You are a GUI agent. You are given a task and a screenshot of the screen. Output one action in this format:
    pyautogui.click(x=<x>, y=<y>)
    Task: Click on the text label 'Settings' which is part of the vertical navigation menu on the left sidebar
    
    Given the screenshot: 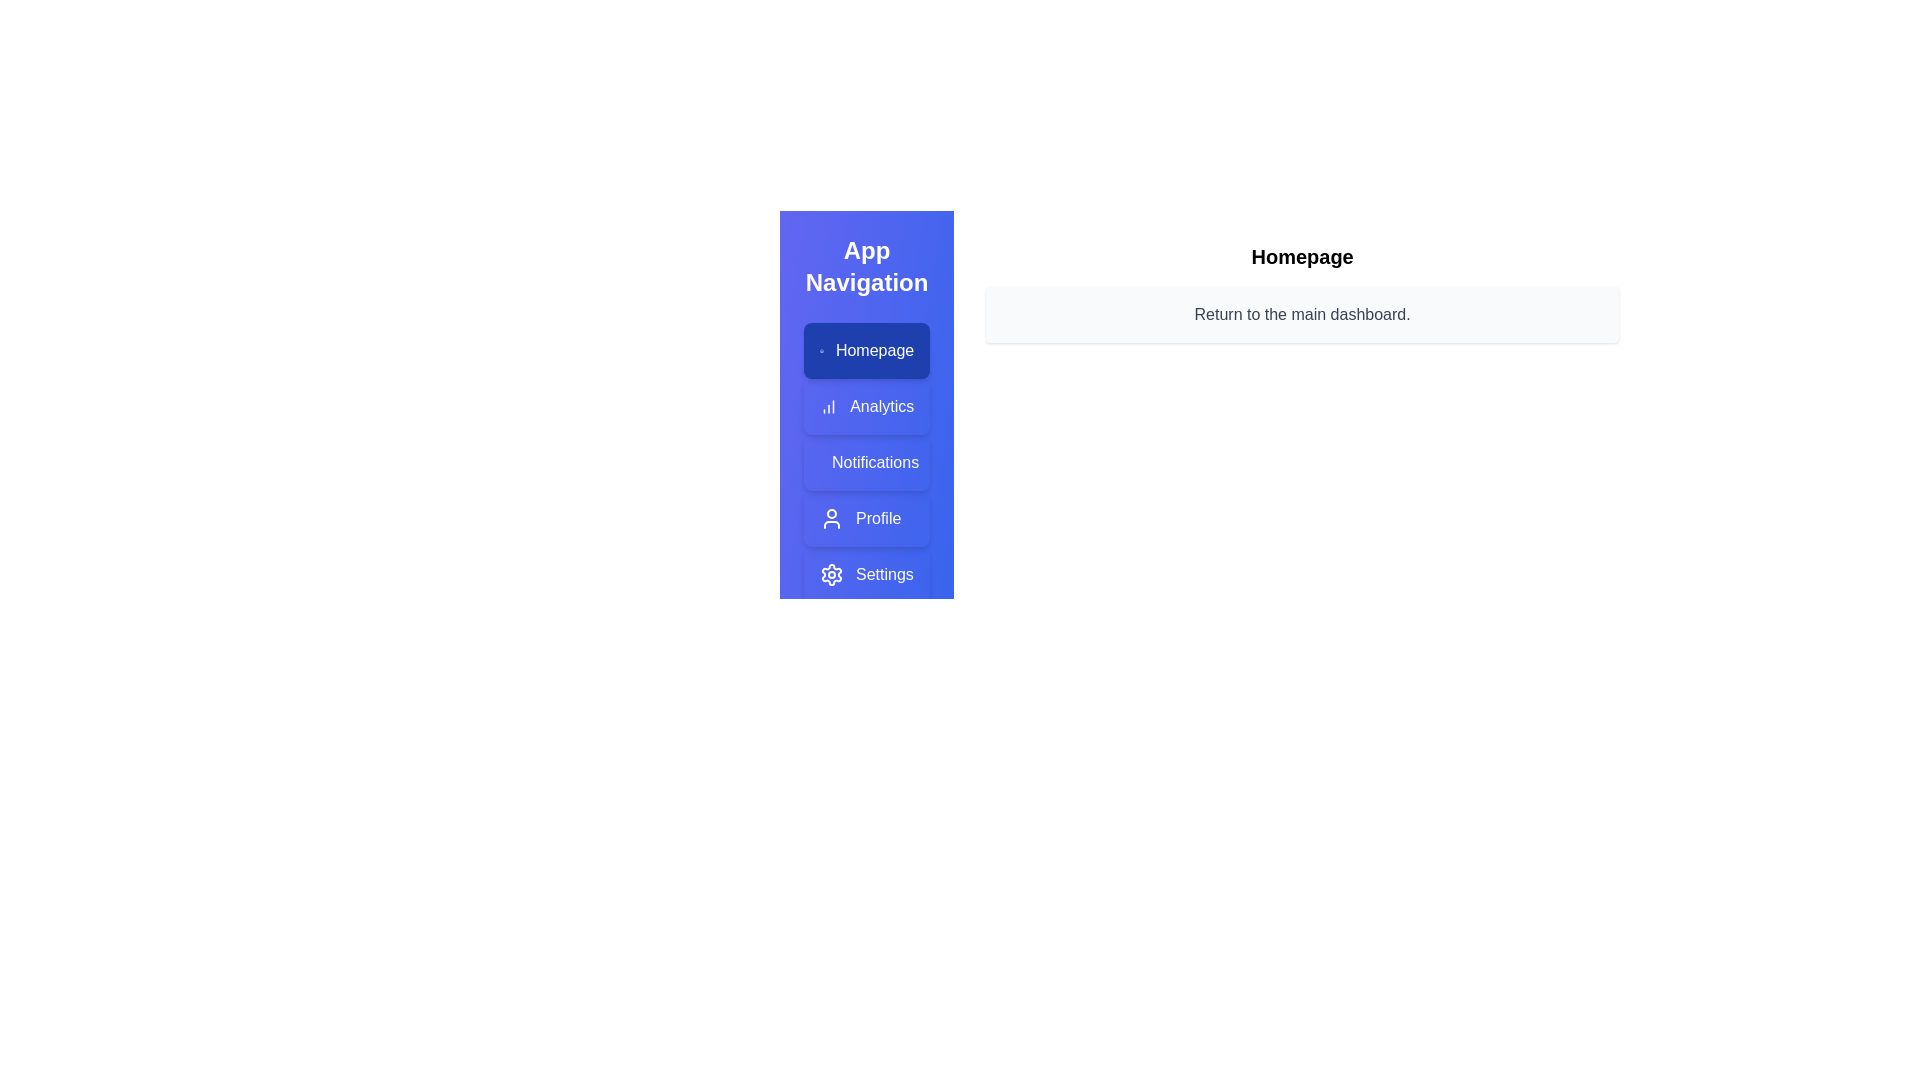 What is the action you would take?
    pyautogui.click(x=883, y=574)
    